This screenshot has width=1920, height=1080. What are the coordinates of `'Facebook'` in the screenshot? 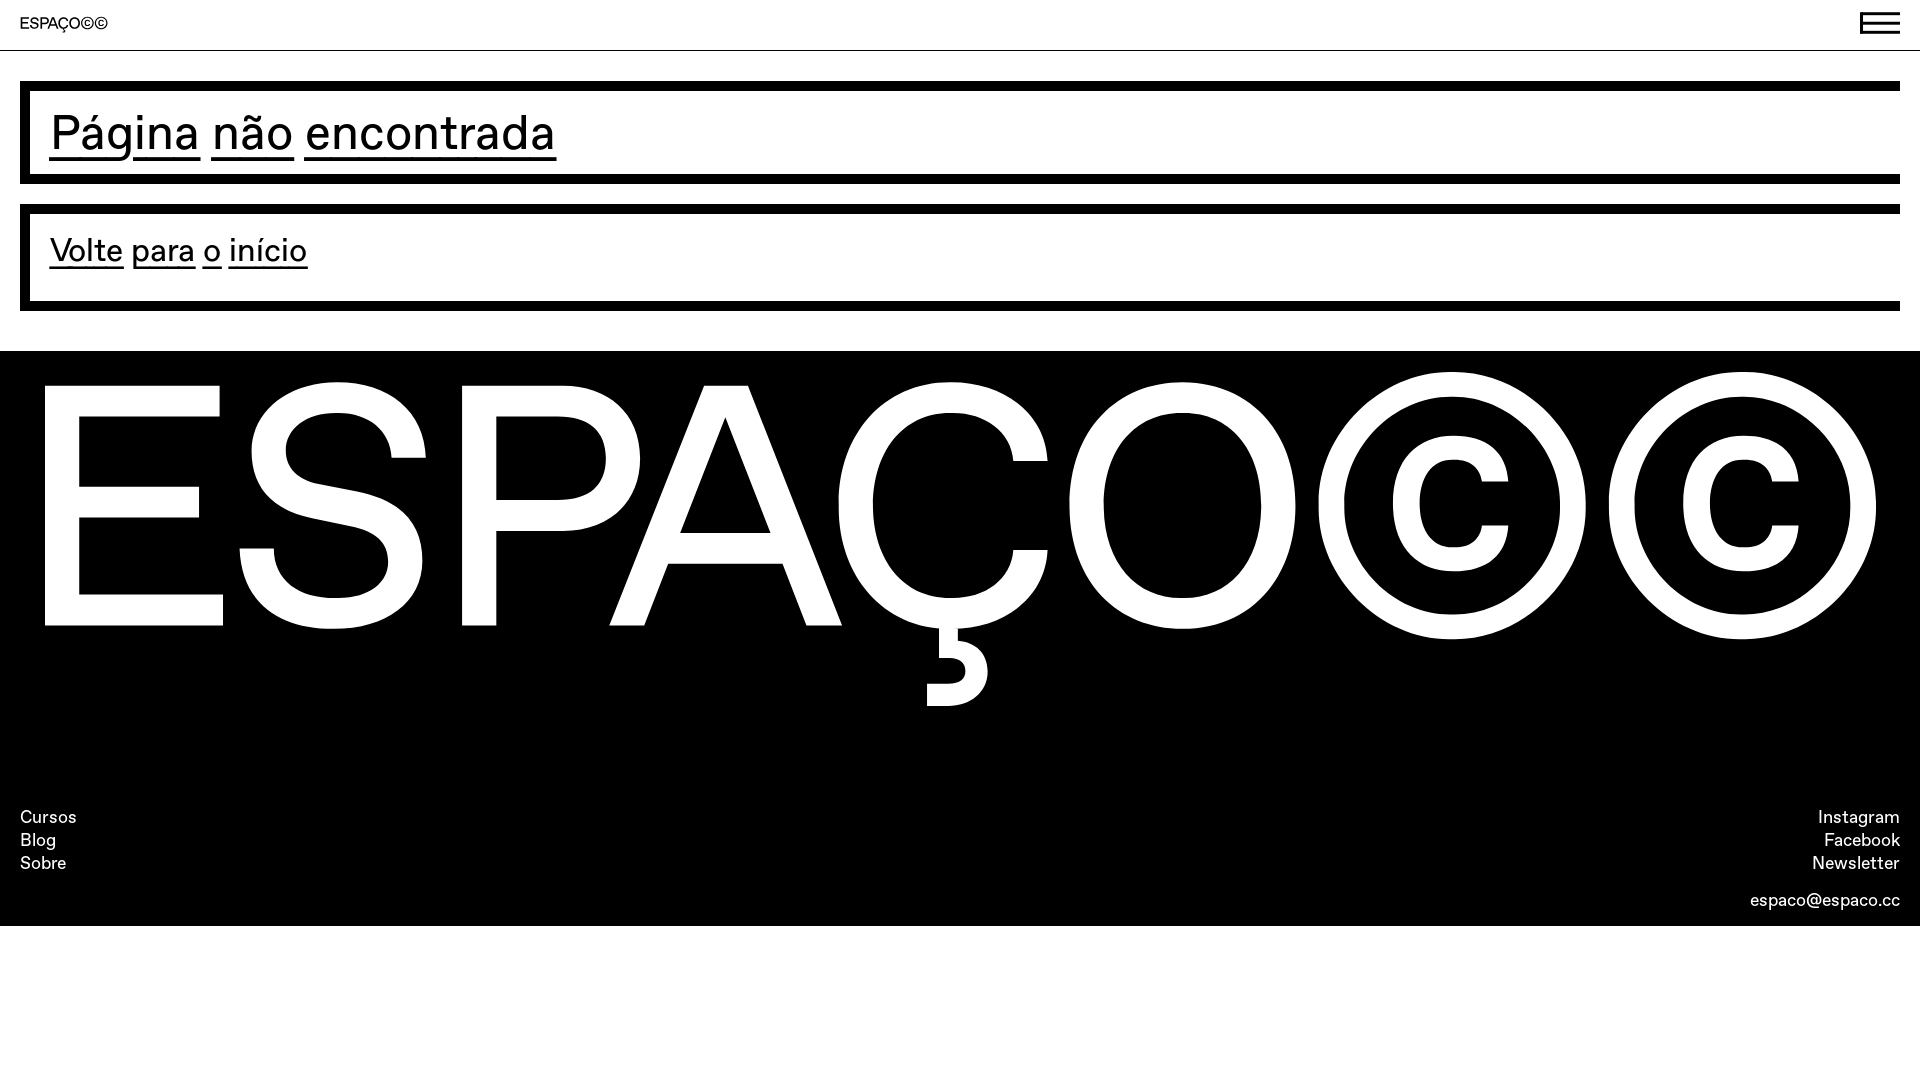 It's located at (1861, 840).